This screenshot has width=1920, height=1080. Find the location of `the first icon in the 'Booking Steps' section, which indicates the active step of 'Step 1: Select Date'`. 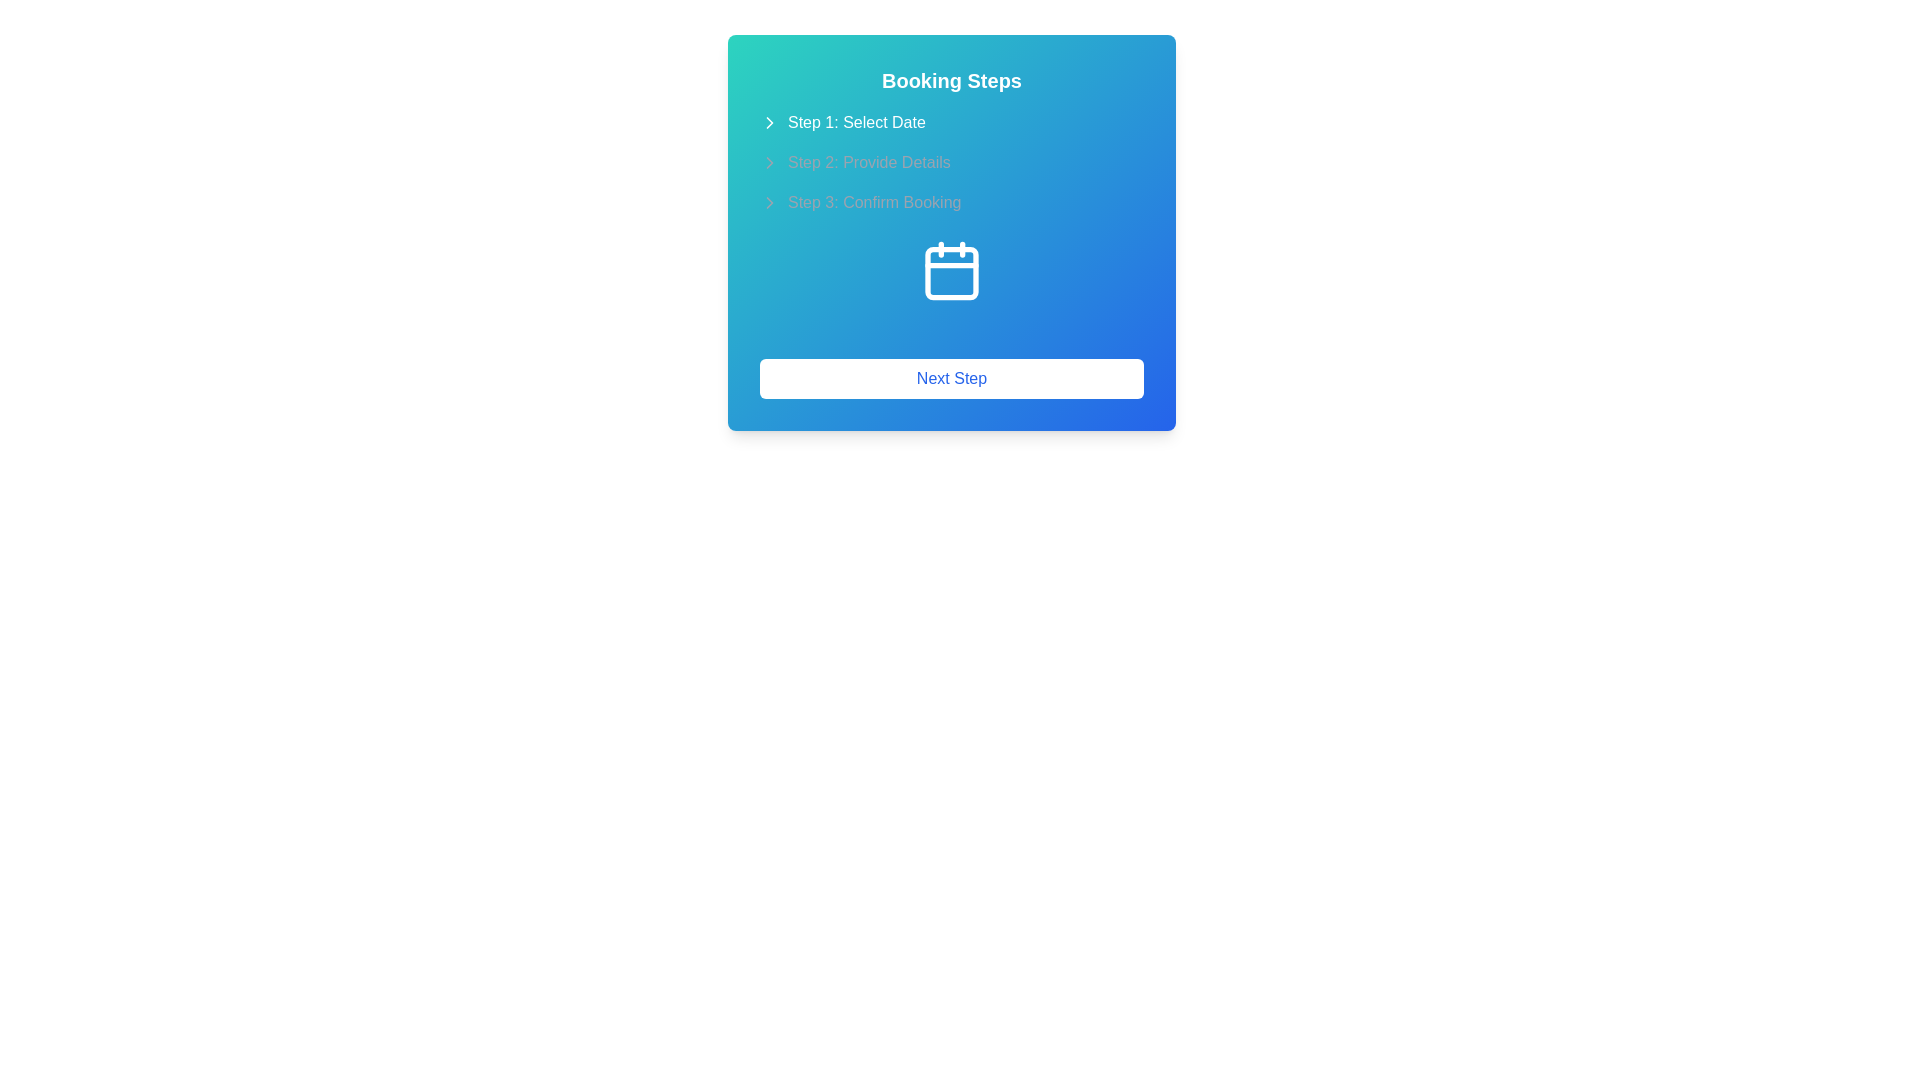

the first icon in the 'Booking Steps' section, which indicates the active step of 'Step 1: Select Date' is located at coordinates (768, 123).